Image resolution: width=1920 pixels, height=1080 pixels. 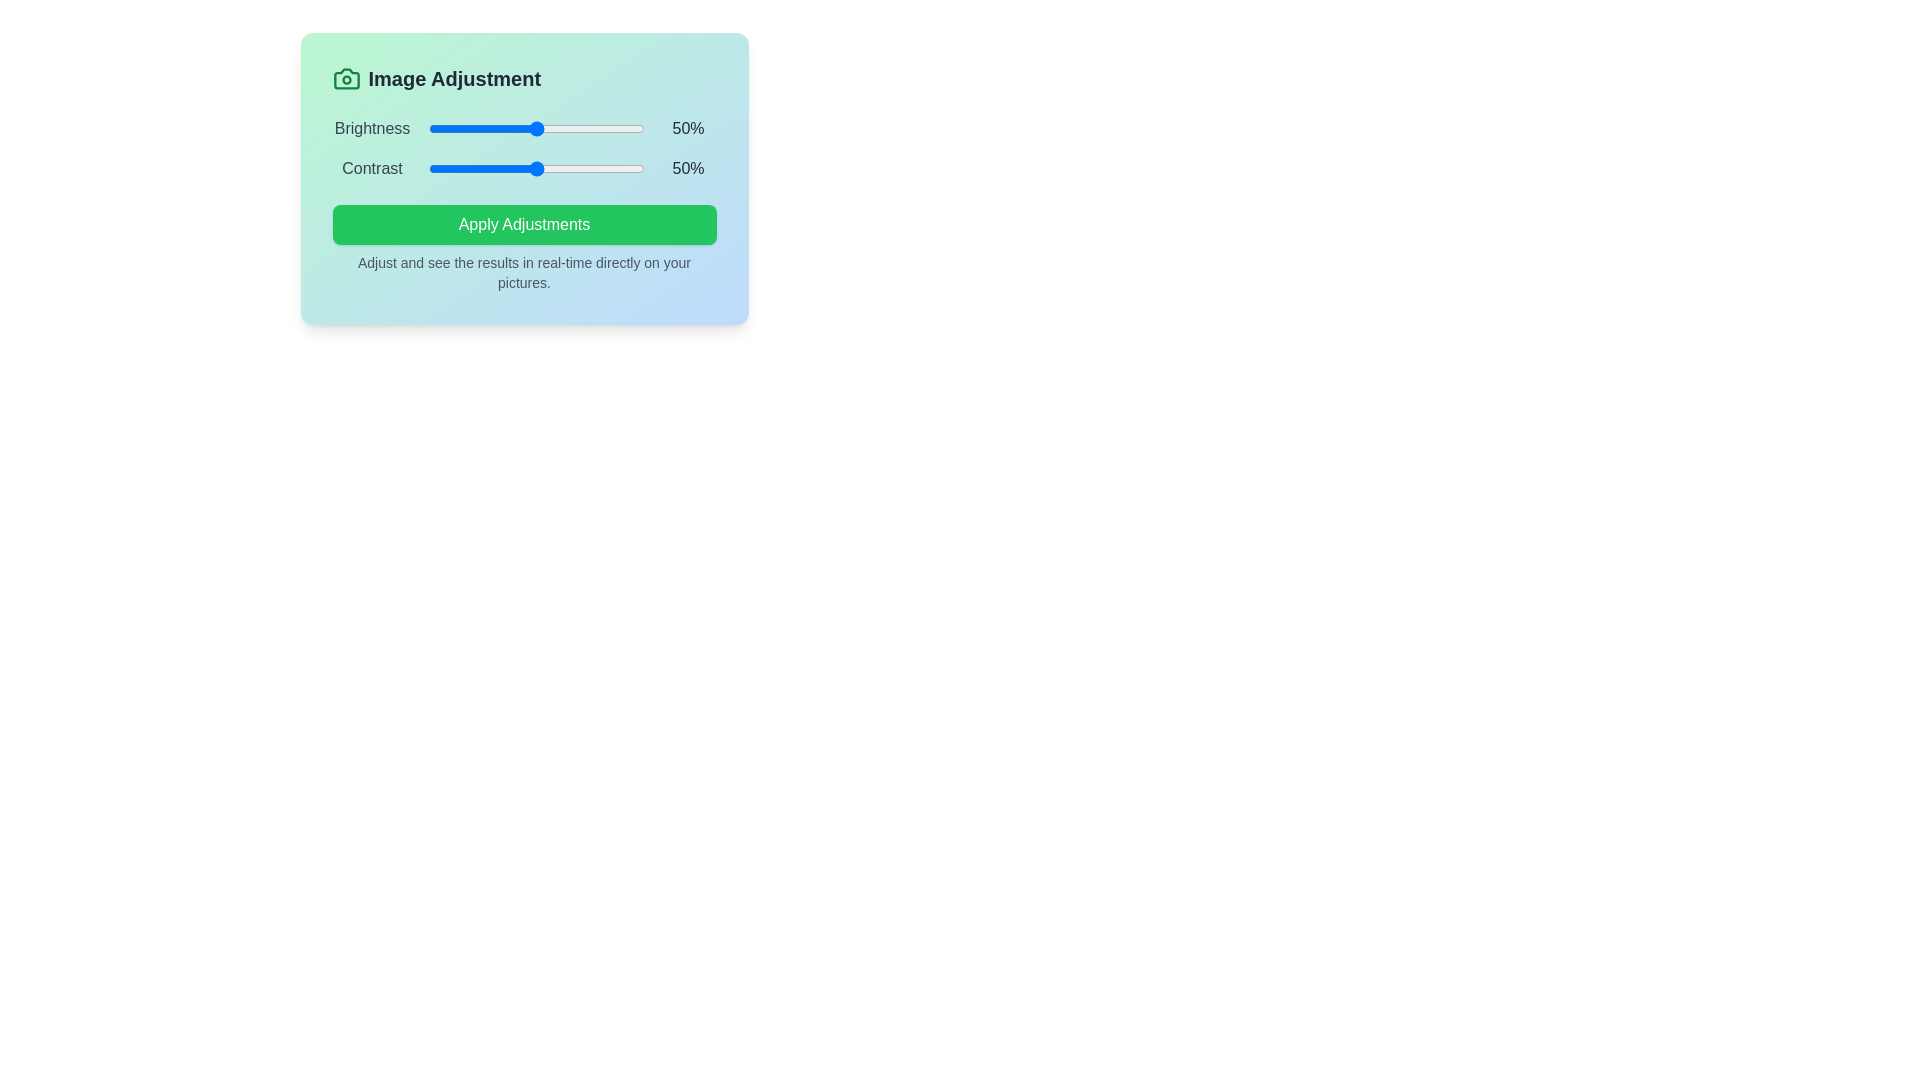 What do you see at coordinates (583, 168) in the screenshot?
I see `the contrast slider to 72%` at bounding box center [583, 168].